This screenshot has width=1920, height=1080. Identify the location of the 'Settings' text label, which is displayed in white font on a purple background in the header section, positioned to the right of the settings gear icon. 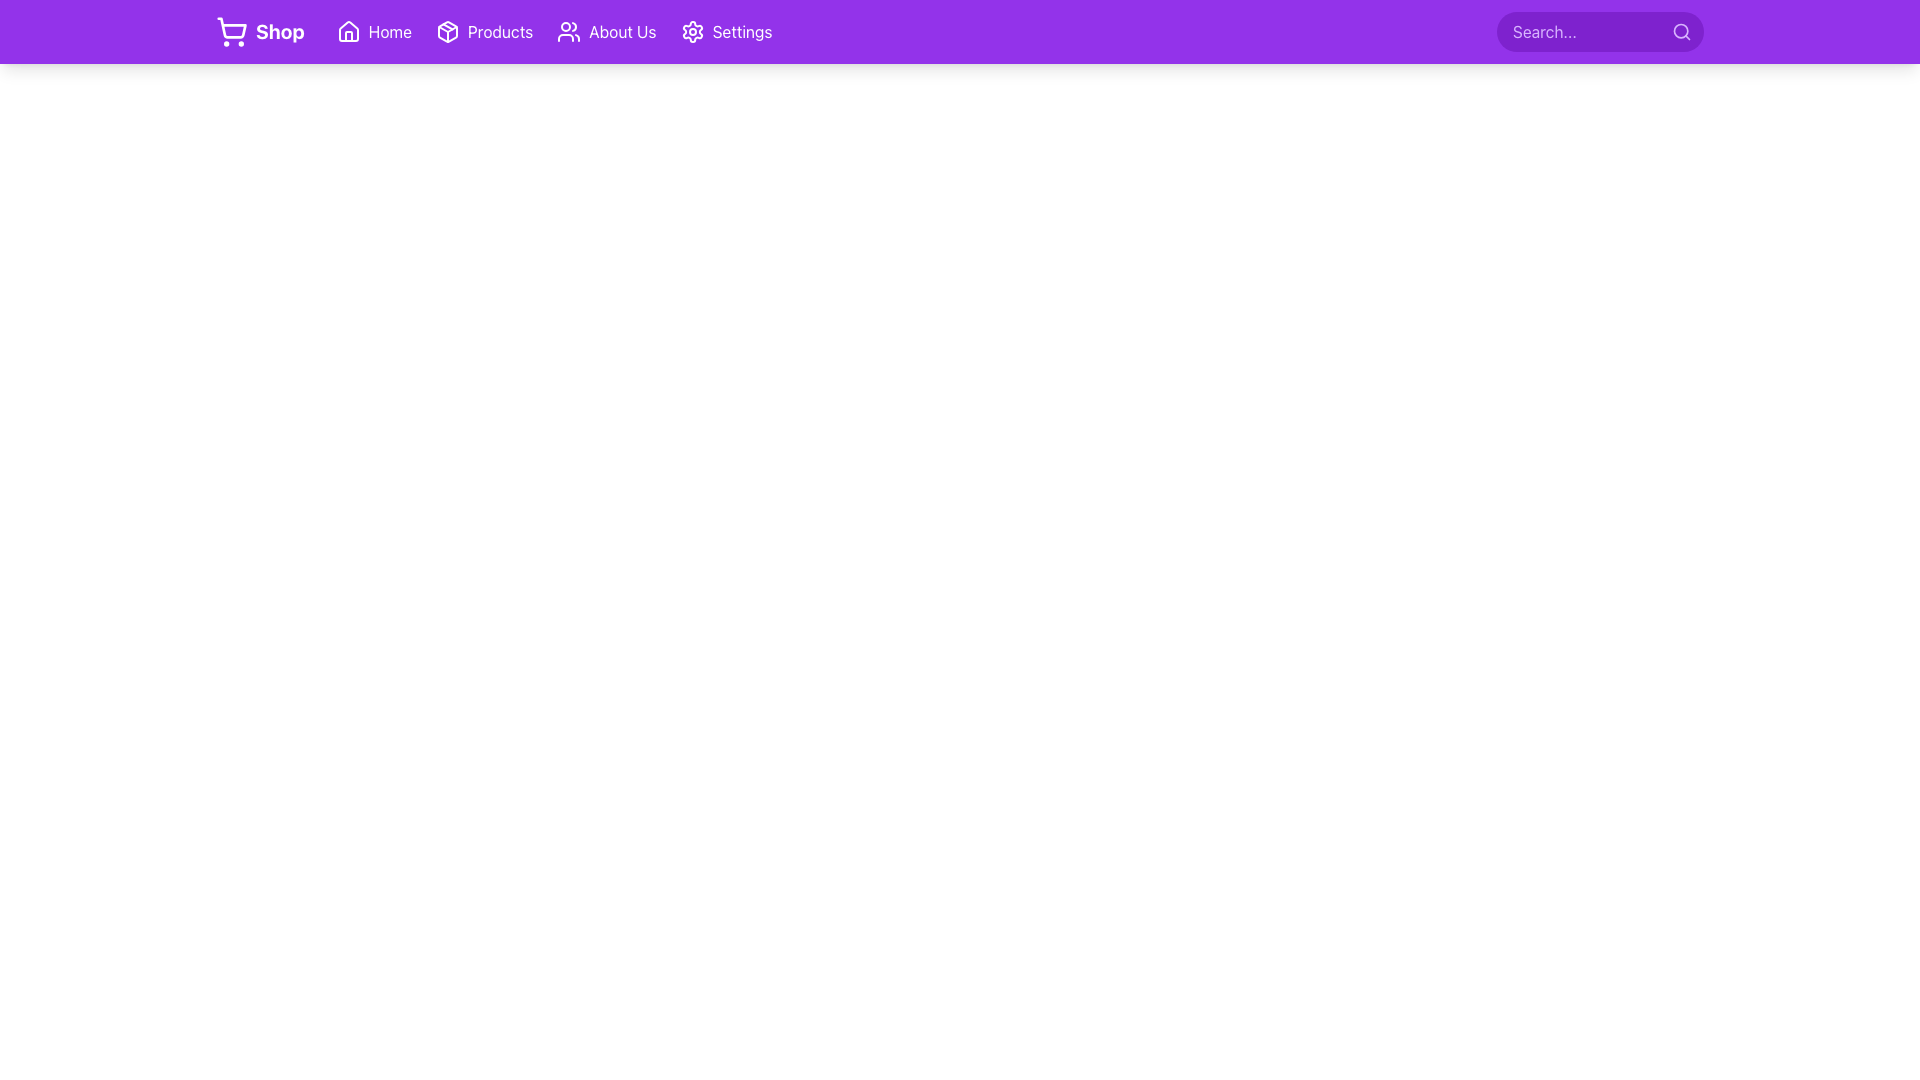
(741, 31).